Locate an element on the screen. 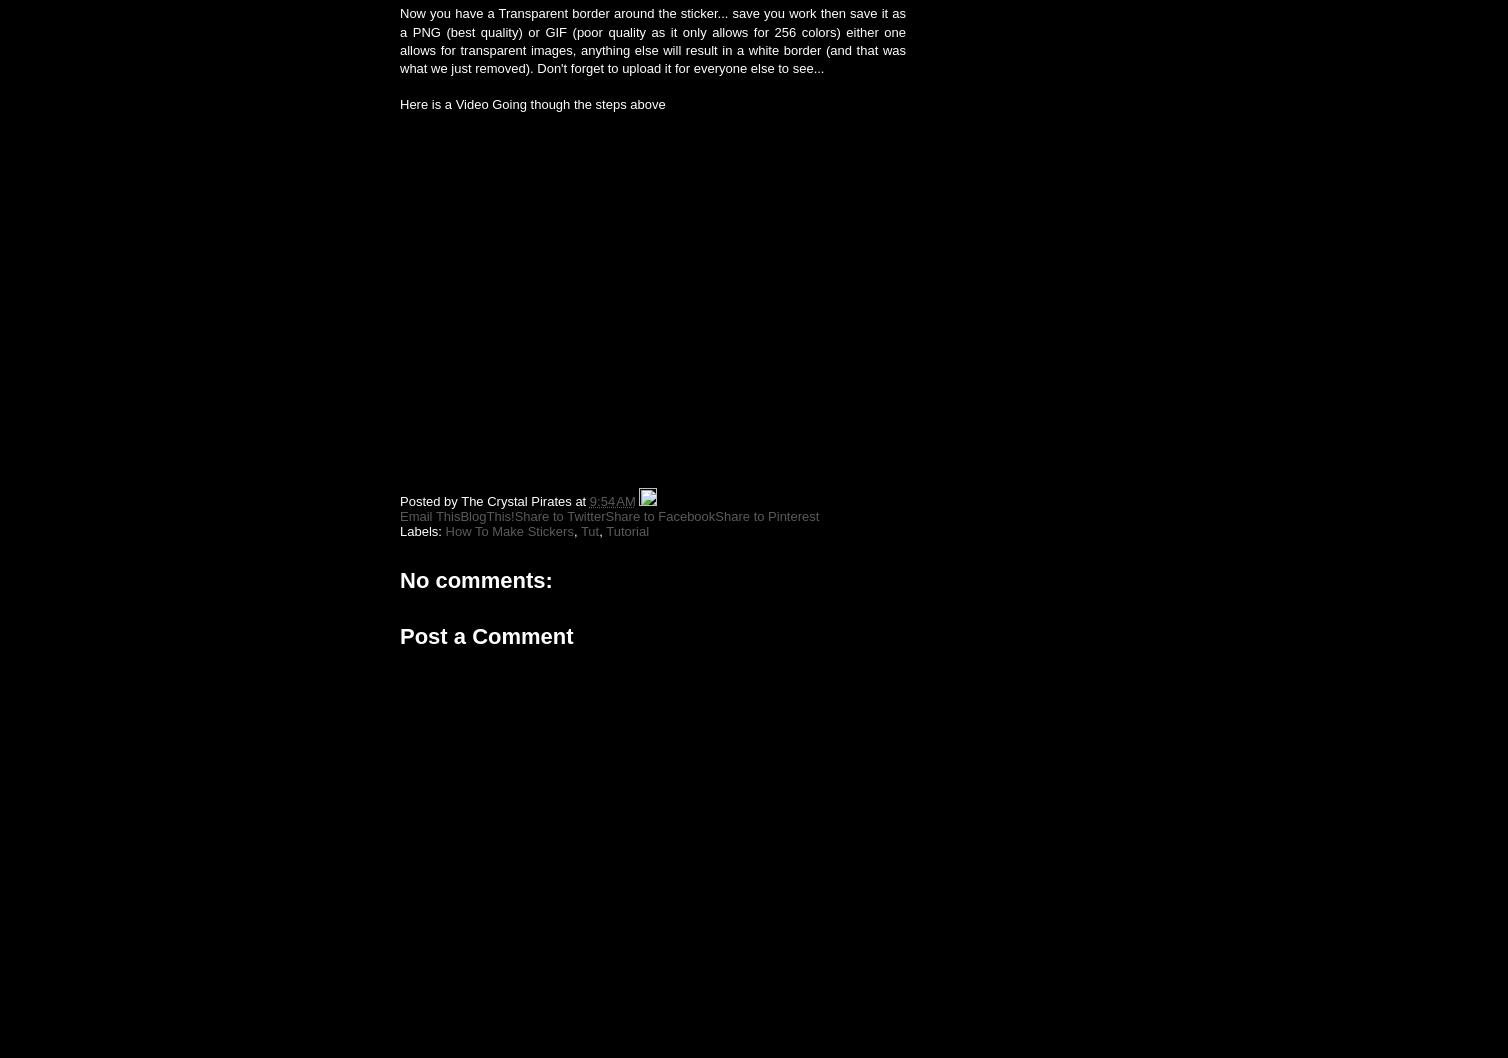 The image size is (1508, 1058). '9:54 AM' is located at coordinates (610, 500).